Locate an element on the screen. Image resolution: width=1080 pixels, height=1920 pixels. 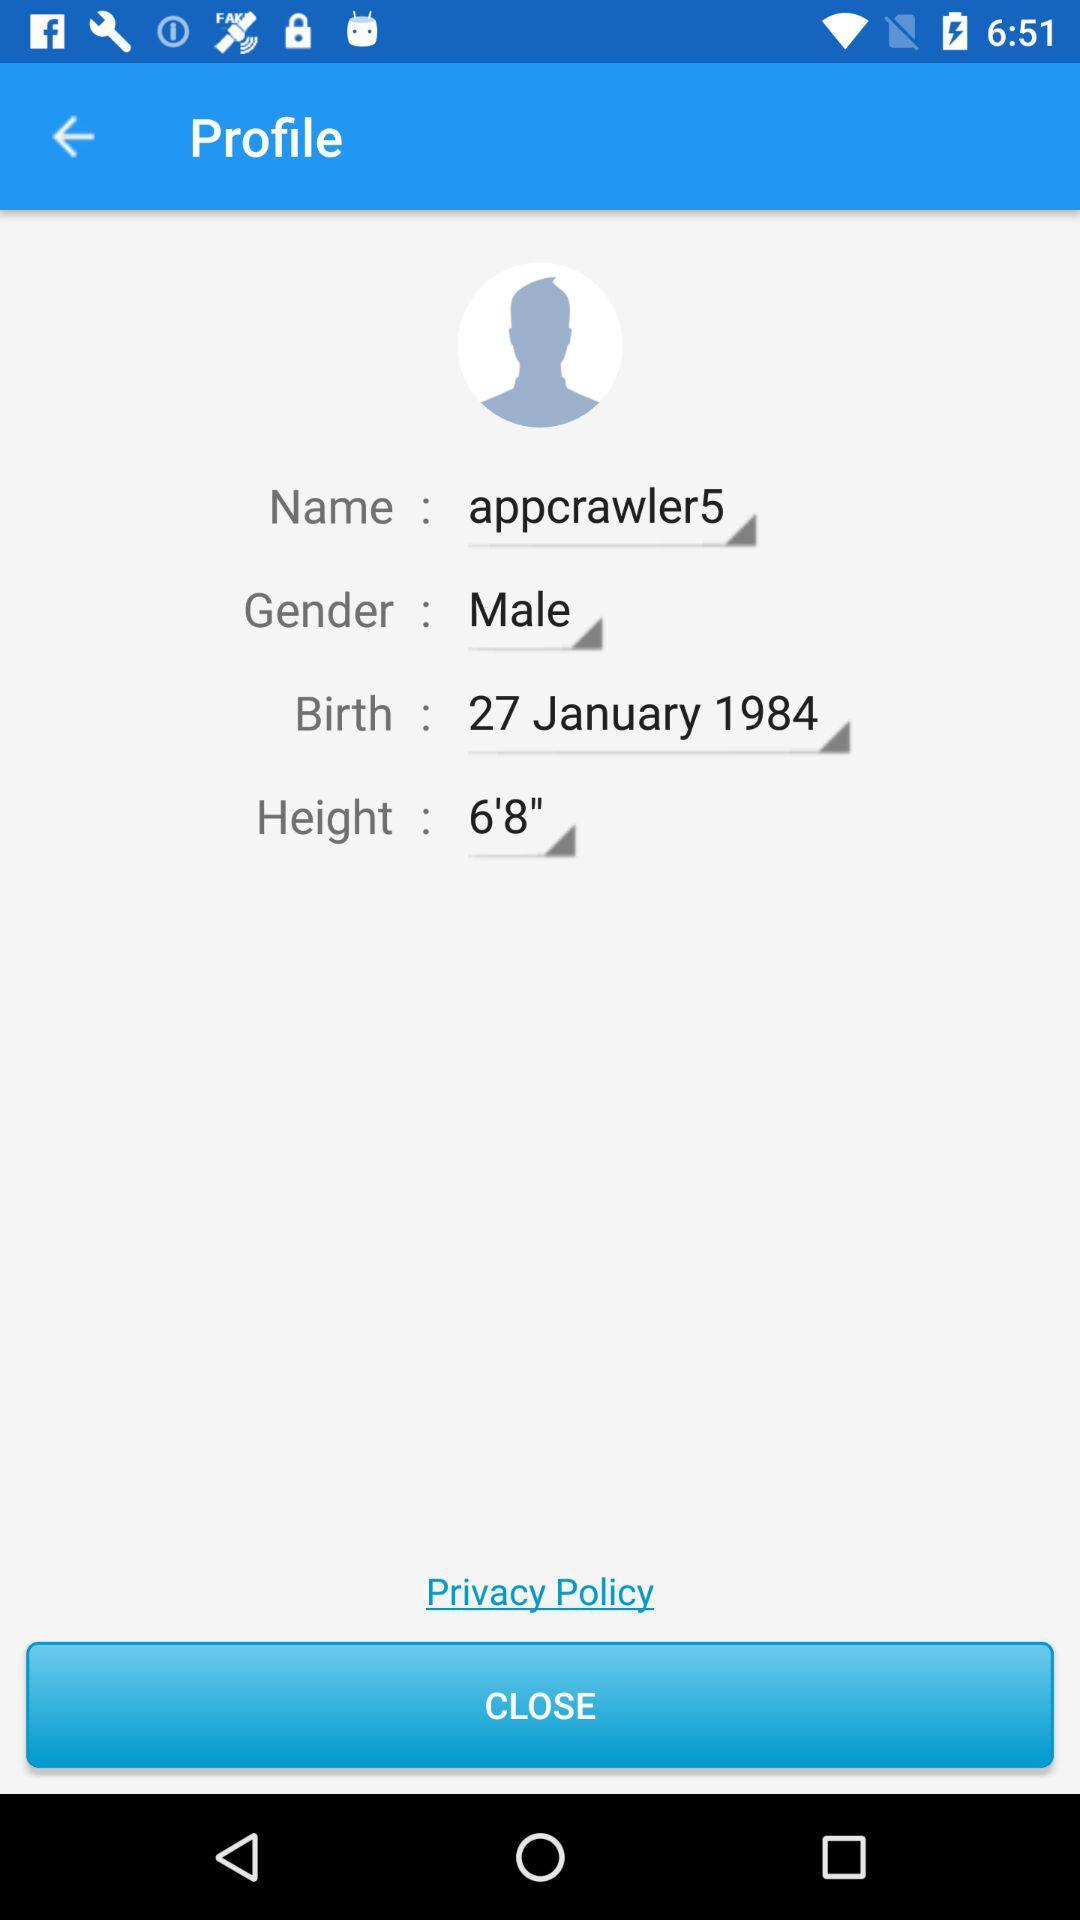
appcrawler5 icon is located at coordinates (611, 505).